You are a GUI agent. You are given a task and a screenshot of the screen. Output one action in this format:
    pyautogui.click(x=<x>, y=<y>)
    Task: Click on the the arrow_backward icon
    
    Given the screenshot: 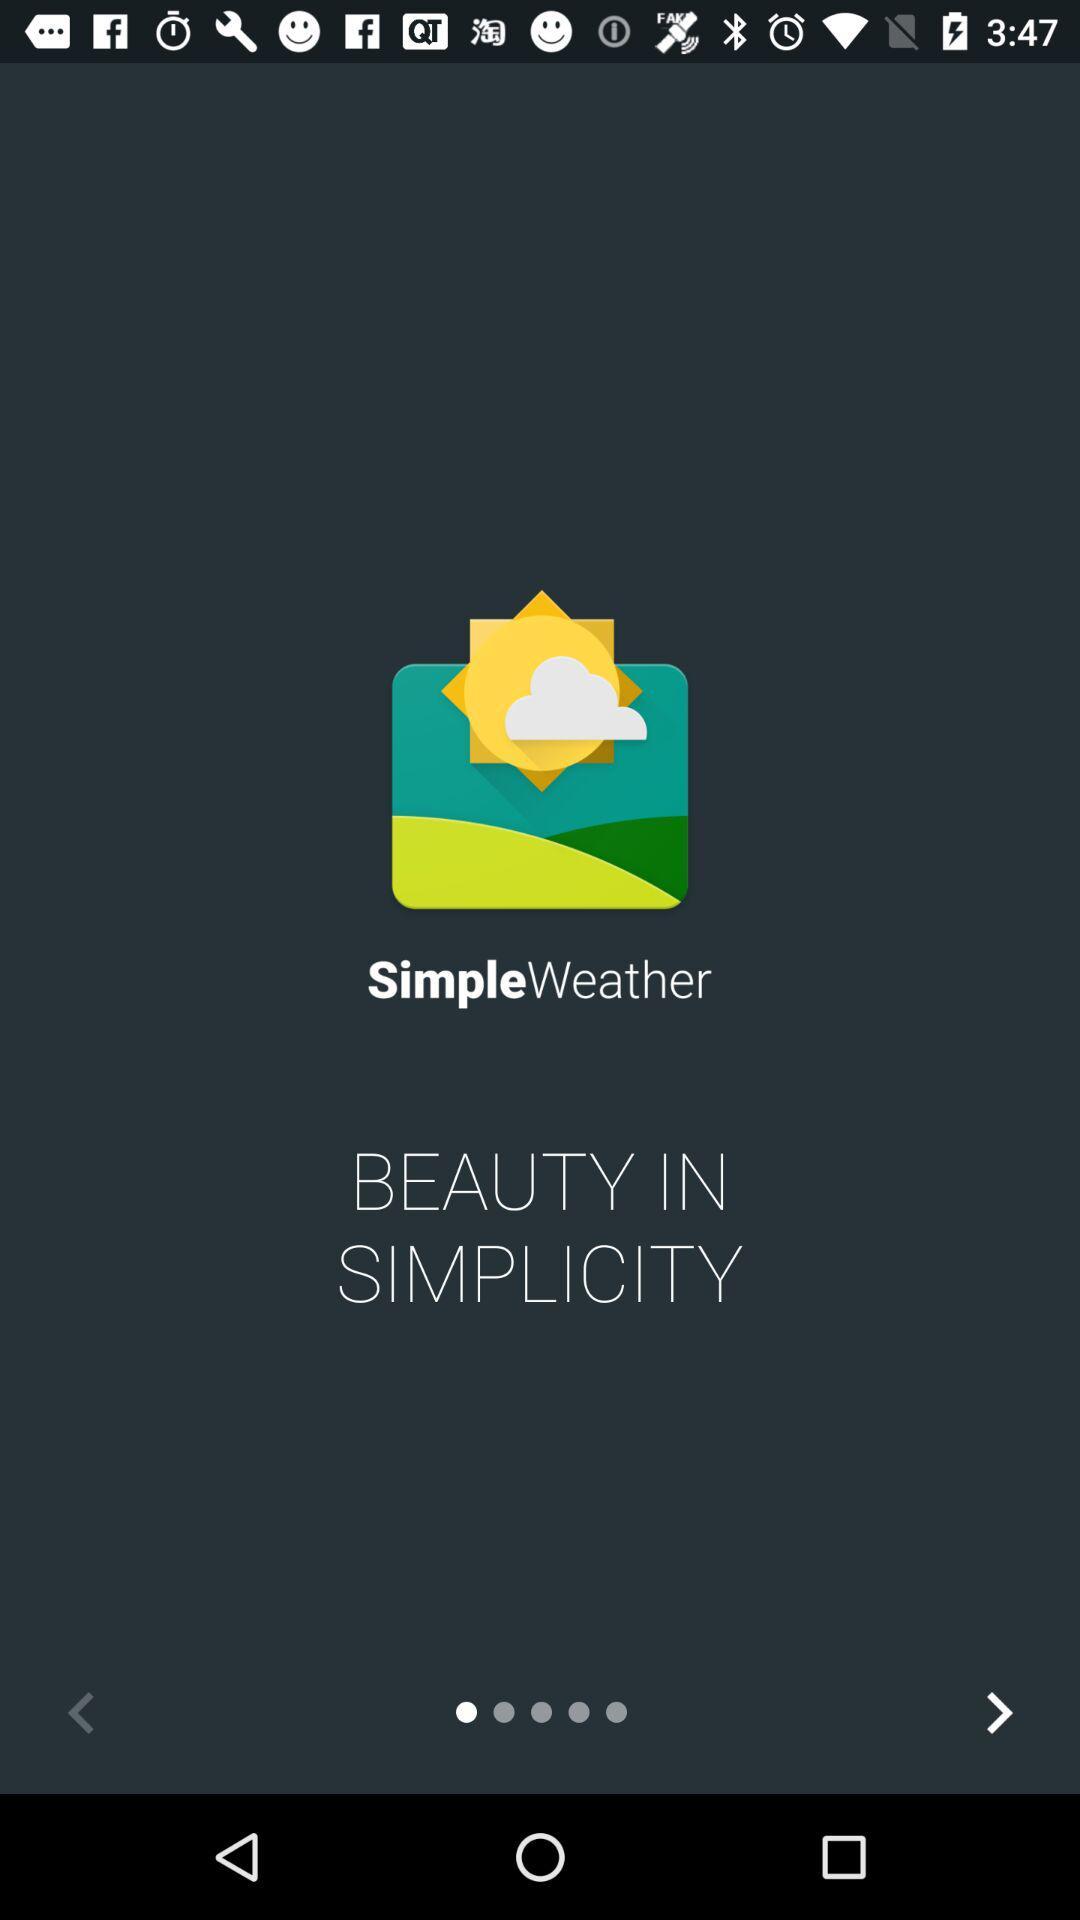 What is the action you would take?
    pyautogui.click(x=80, y=1711)
    